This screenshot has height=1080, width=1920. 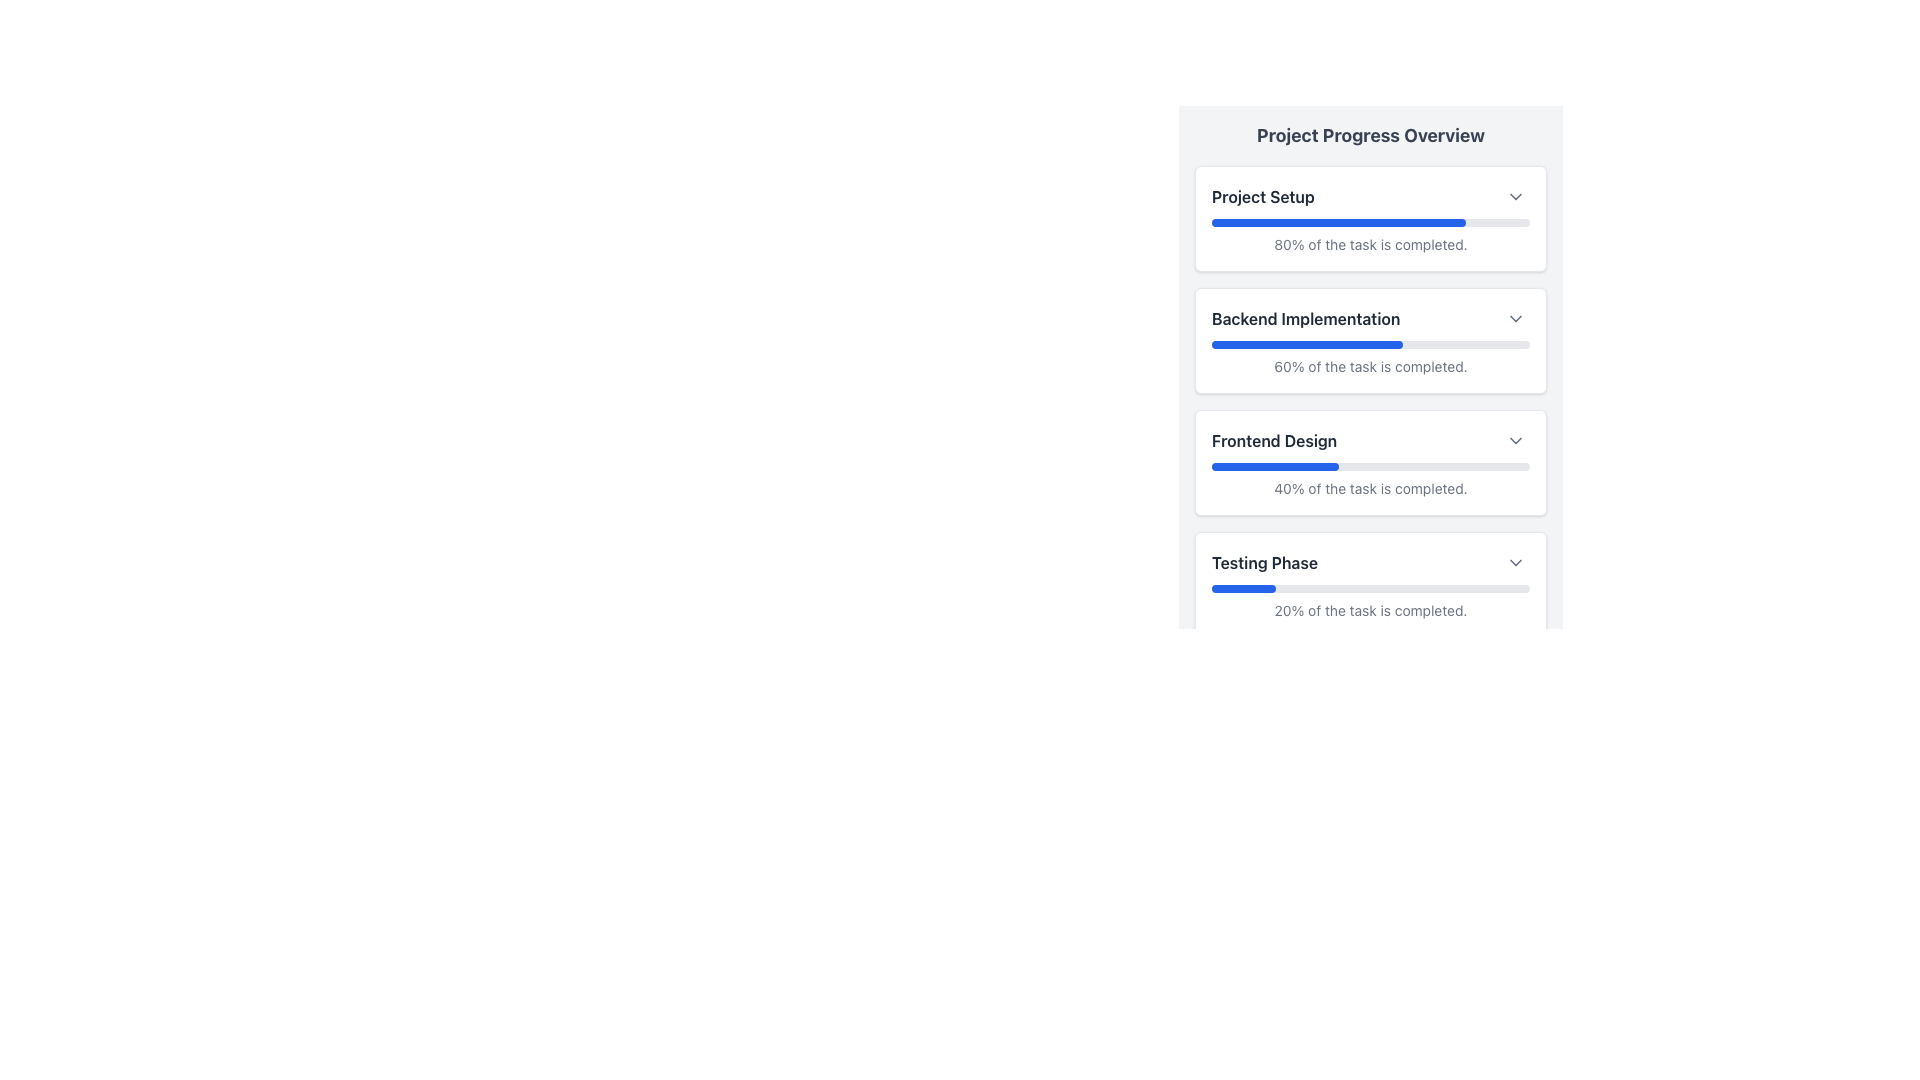 What do you see at coordinates (1516, 439) in the screenshot?
I see `the Chevron Down icon located to the right of the 'Frontend Design' section in the 'Project Progress Overview' interface` at bounding box center [1516, 439].